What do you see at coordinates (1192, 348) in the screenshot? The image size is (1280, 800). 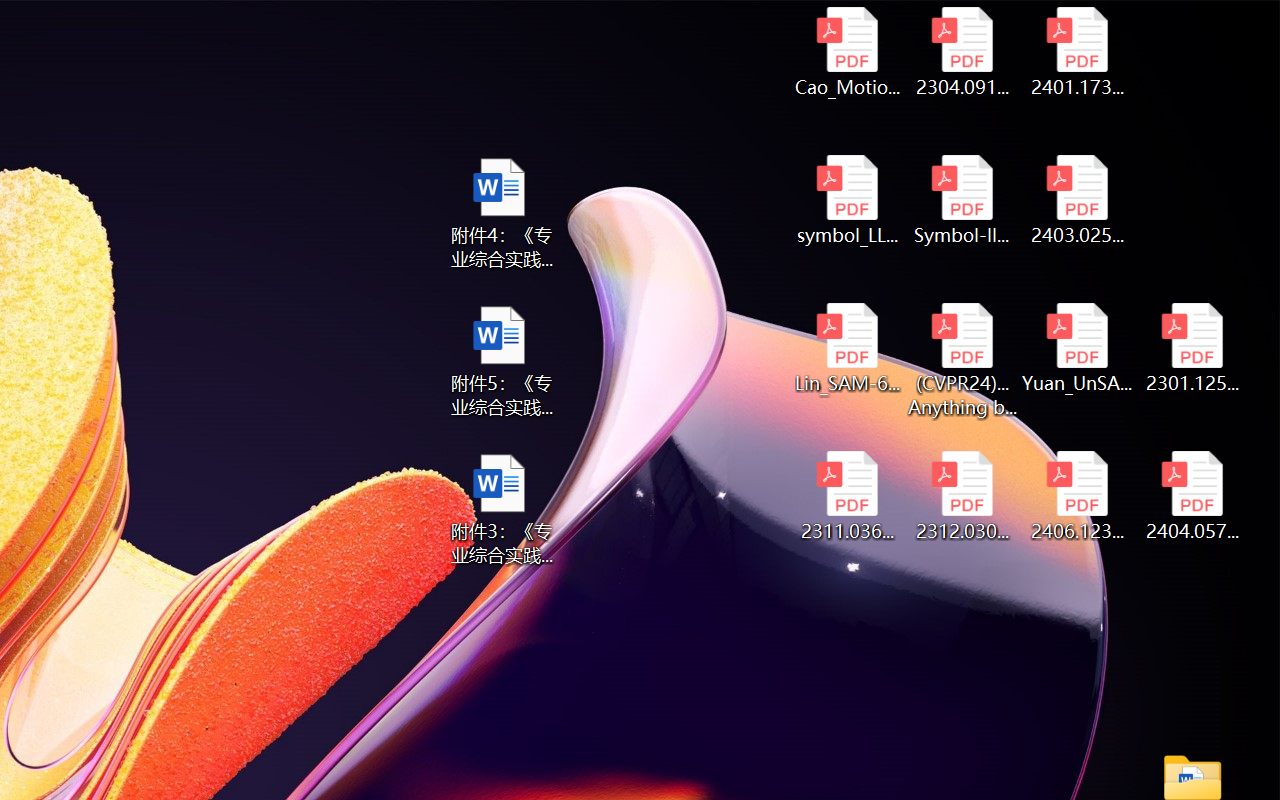 I see `'2301.12597v3.pdf'` at bounding box center [1192, 348].